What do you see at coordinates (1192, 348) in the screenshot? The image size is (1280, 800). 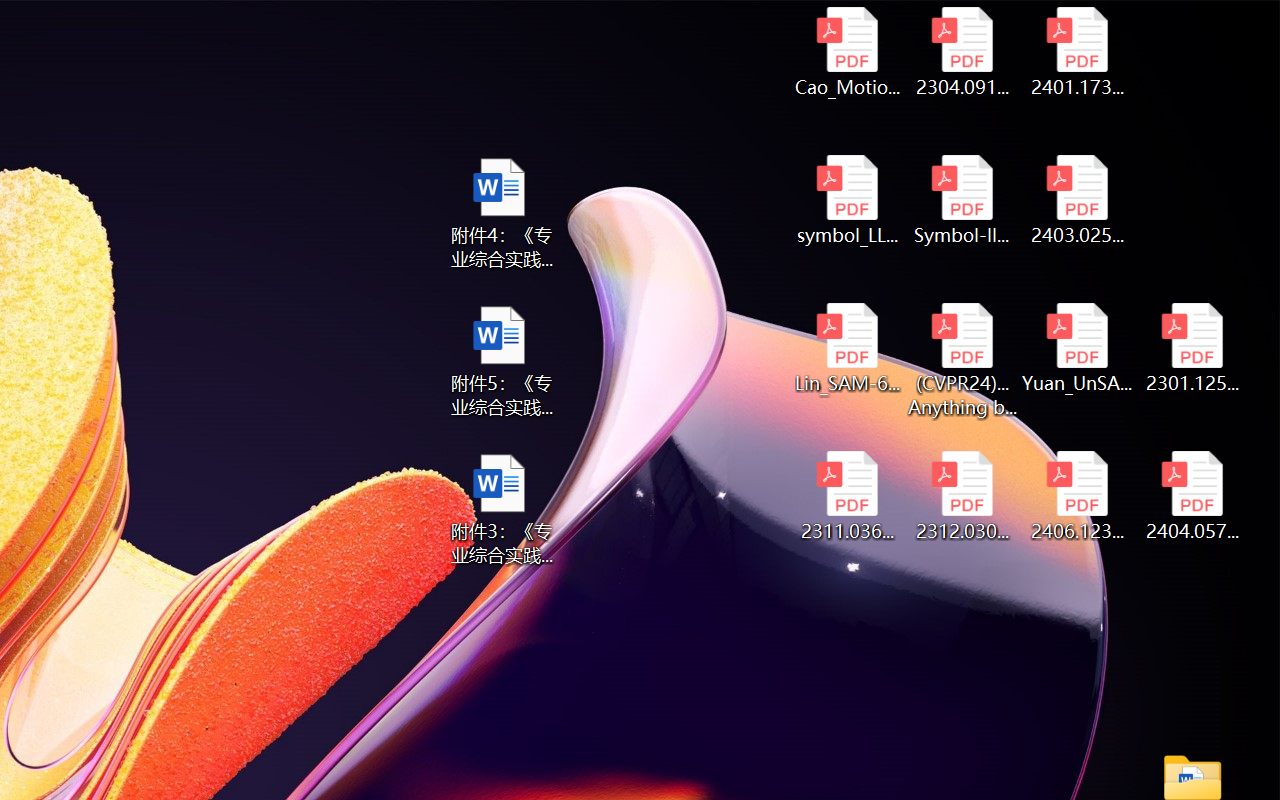 I see `'2301.12597v3.pdf'` at bounding box center [1192, 348].